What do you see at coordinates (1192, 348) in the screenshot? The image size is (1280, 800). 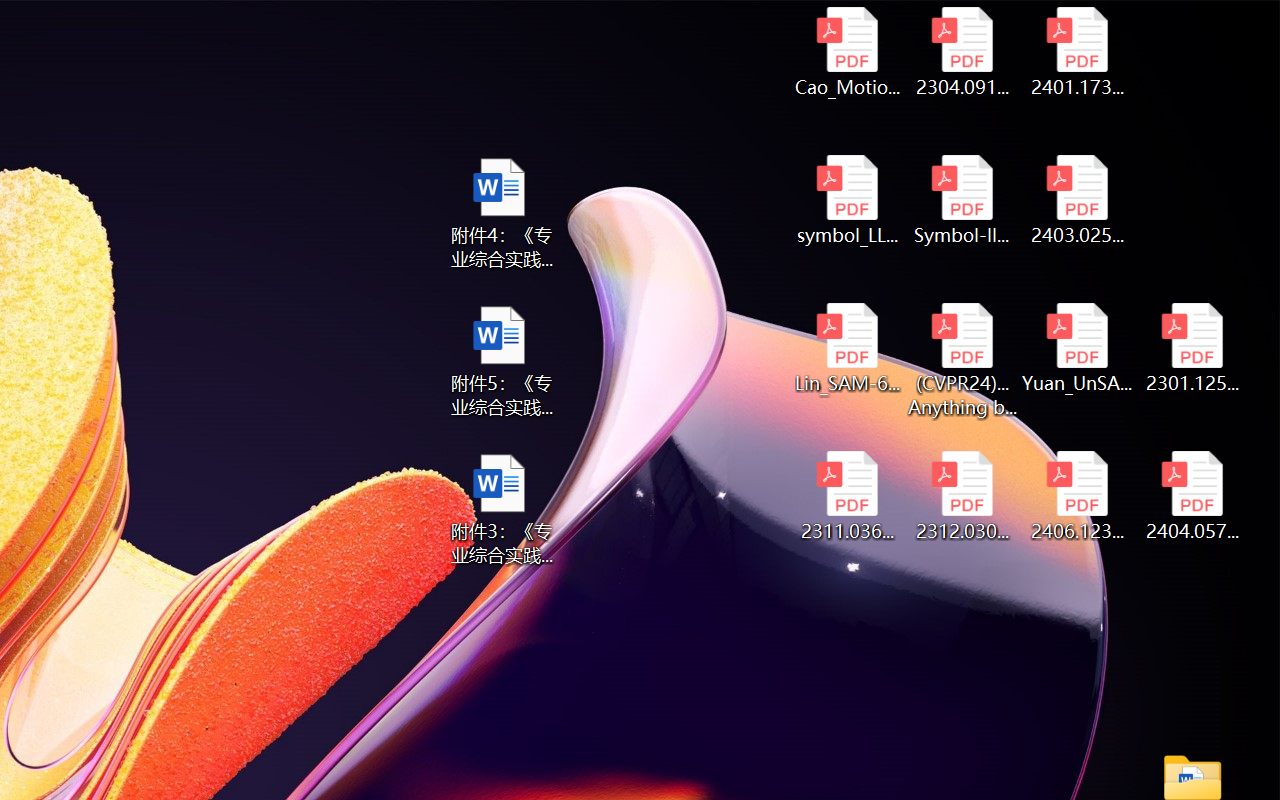 I see `'2301.12597v3.pdf'` at bounding box center [1192, 348].